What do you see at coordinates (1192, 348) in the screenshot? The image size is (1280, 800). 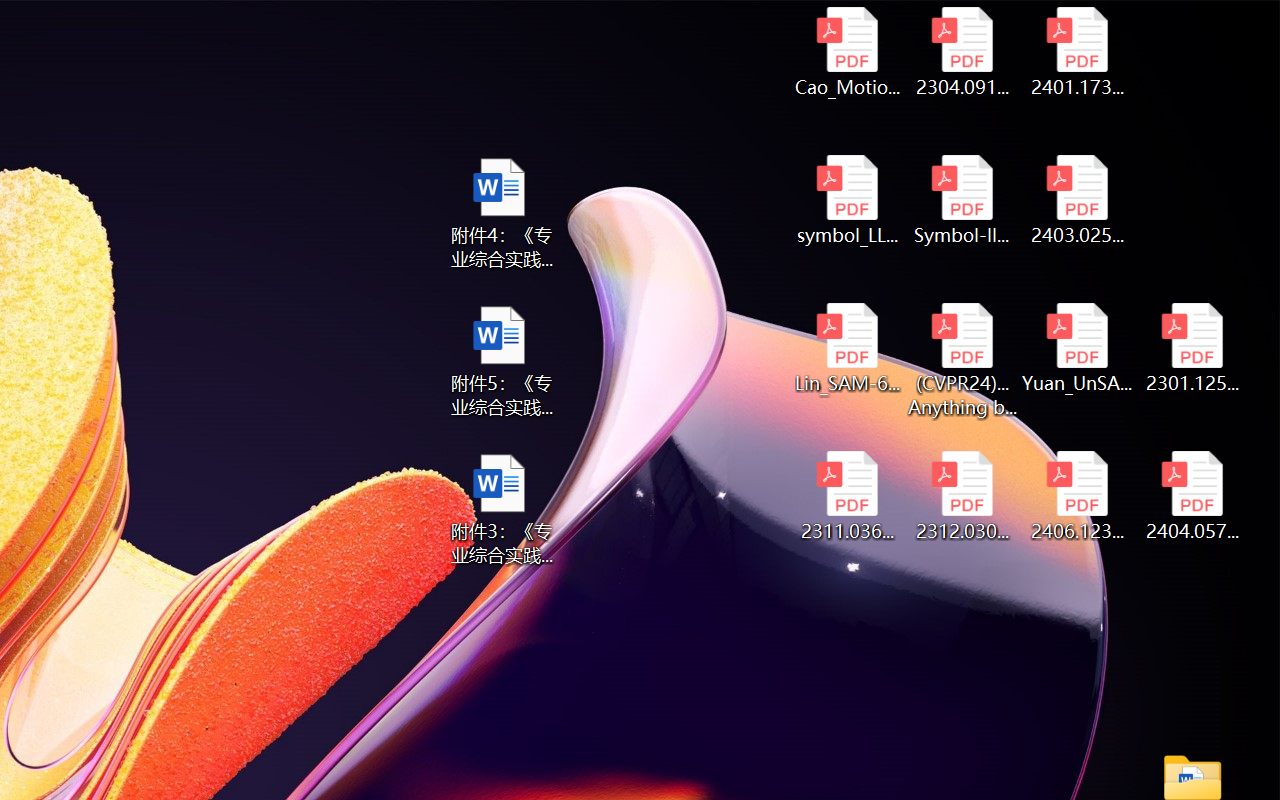 I see `'2301.12597v3.pdf'` at bounding box center [1192, 348].